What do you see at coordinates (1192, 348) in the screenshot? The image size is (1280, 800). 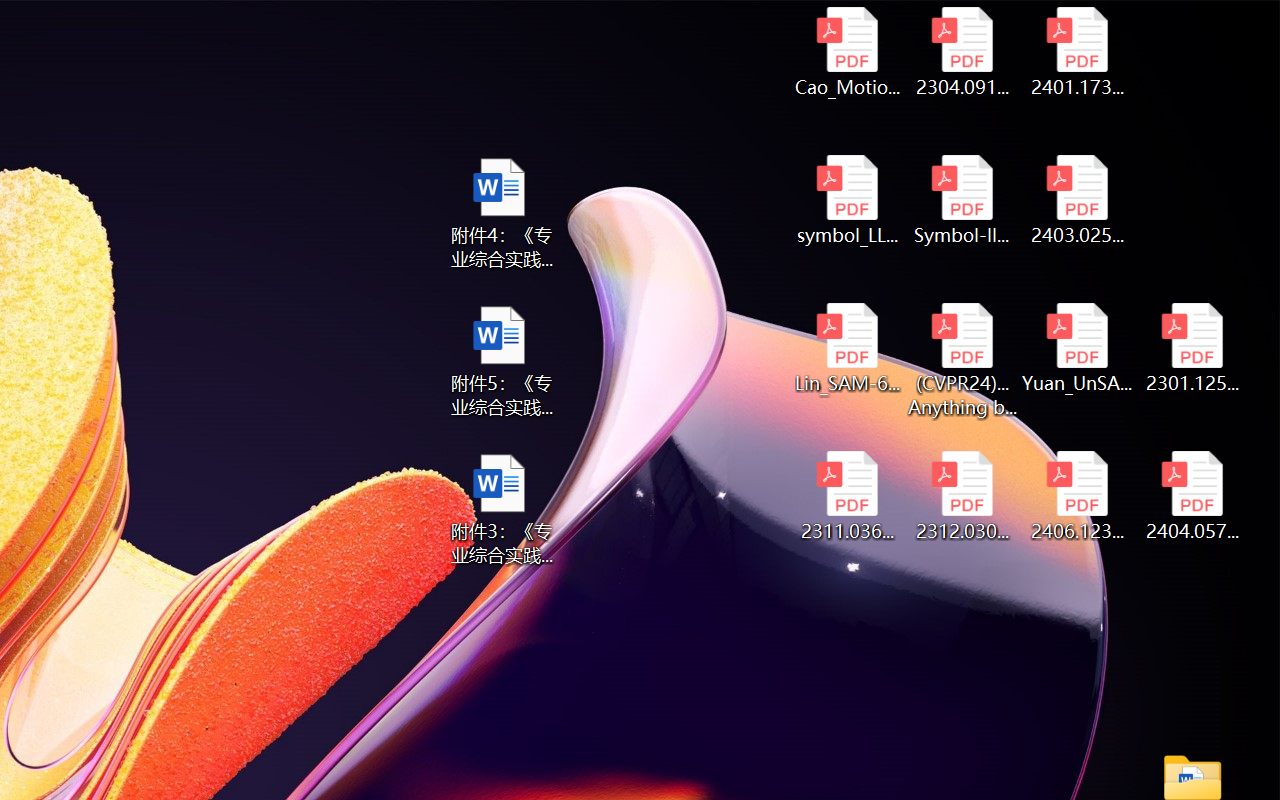 I see `'2301.12597v3.pdf'` at bounding box center [1192, 348].